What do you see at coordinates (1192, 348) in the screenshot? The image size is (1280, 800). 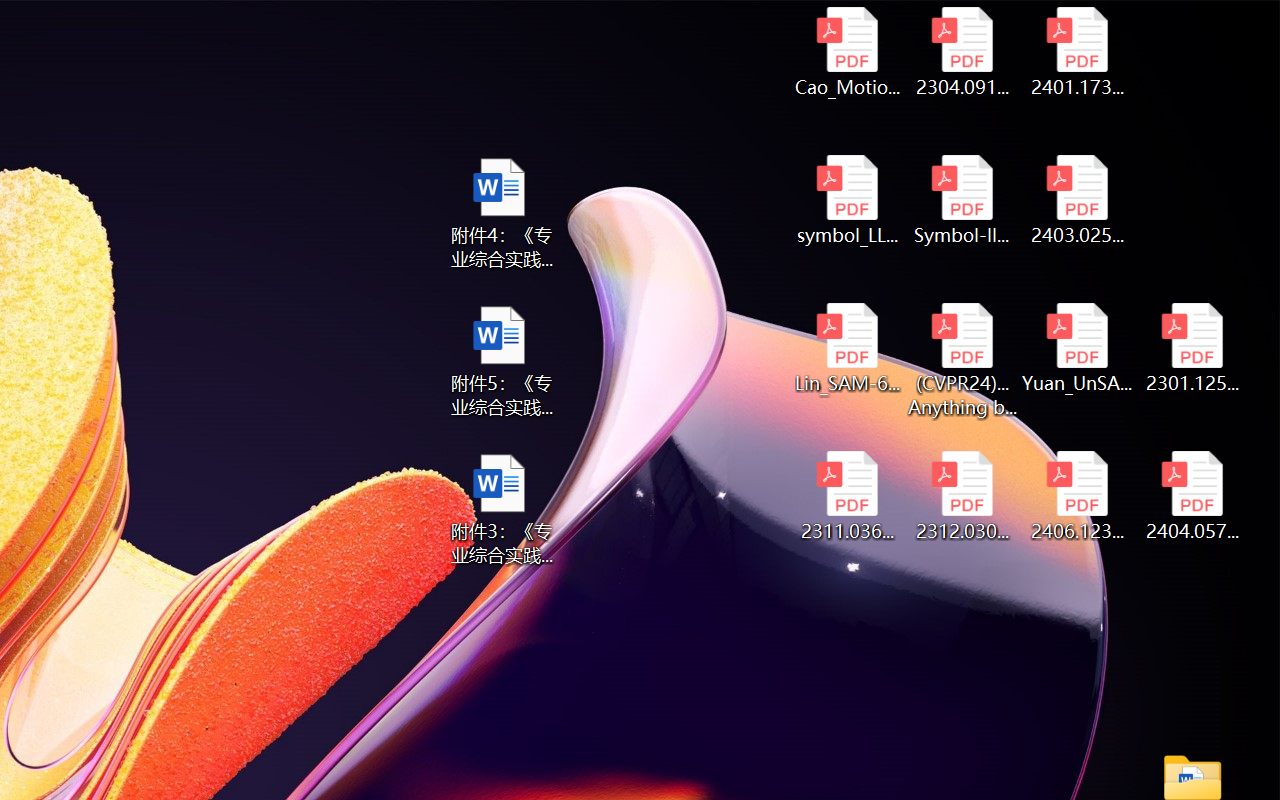 I see `'2301.12597v3.pdf'` at bounding box center [1192, 348].